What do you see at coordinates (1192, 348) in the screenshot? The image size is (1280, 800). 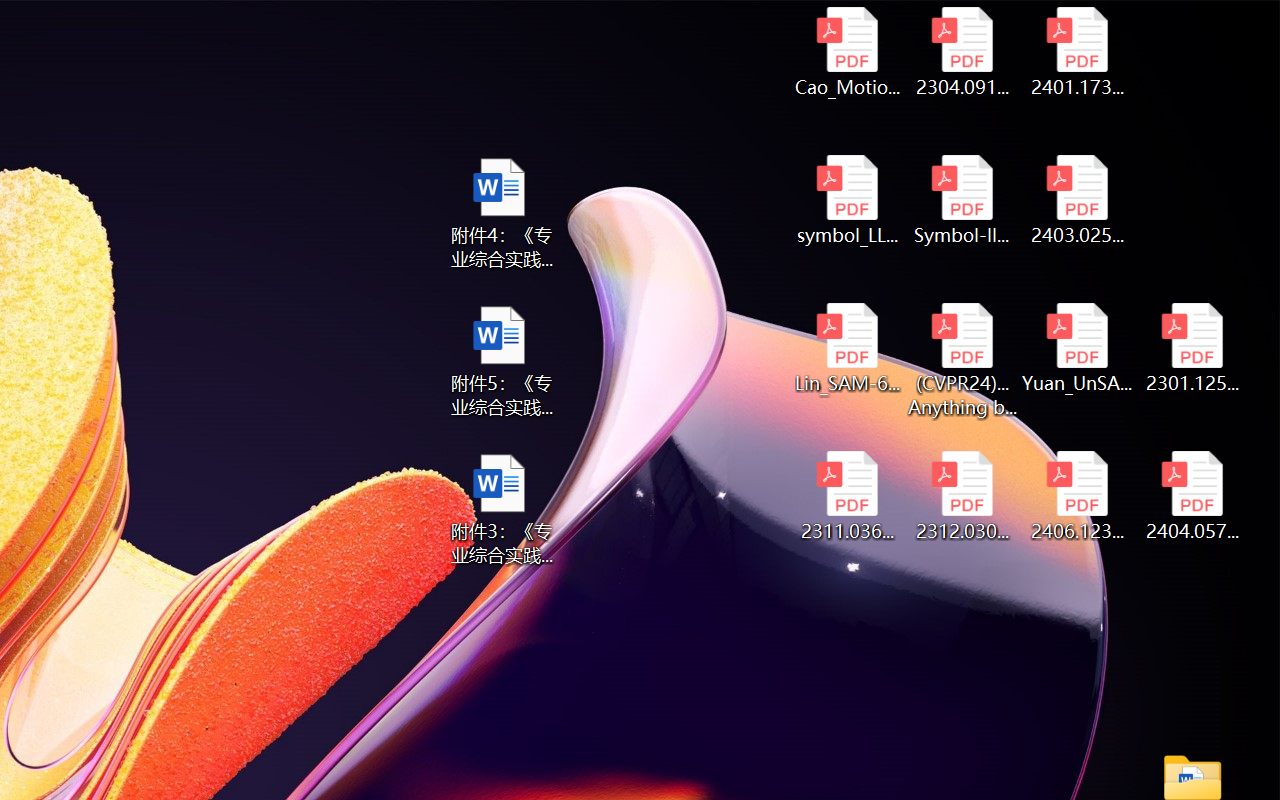 I see `'2301.12597v3.pdf'` at bounding box center [1192, 348].